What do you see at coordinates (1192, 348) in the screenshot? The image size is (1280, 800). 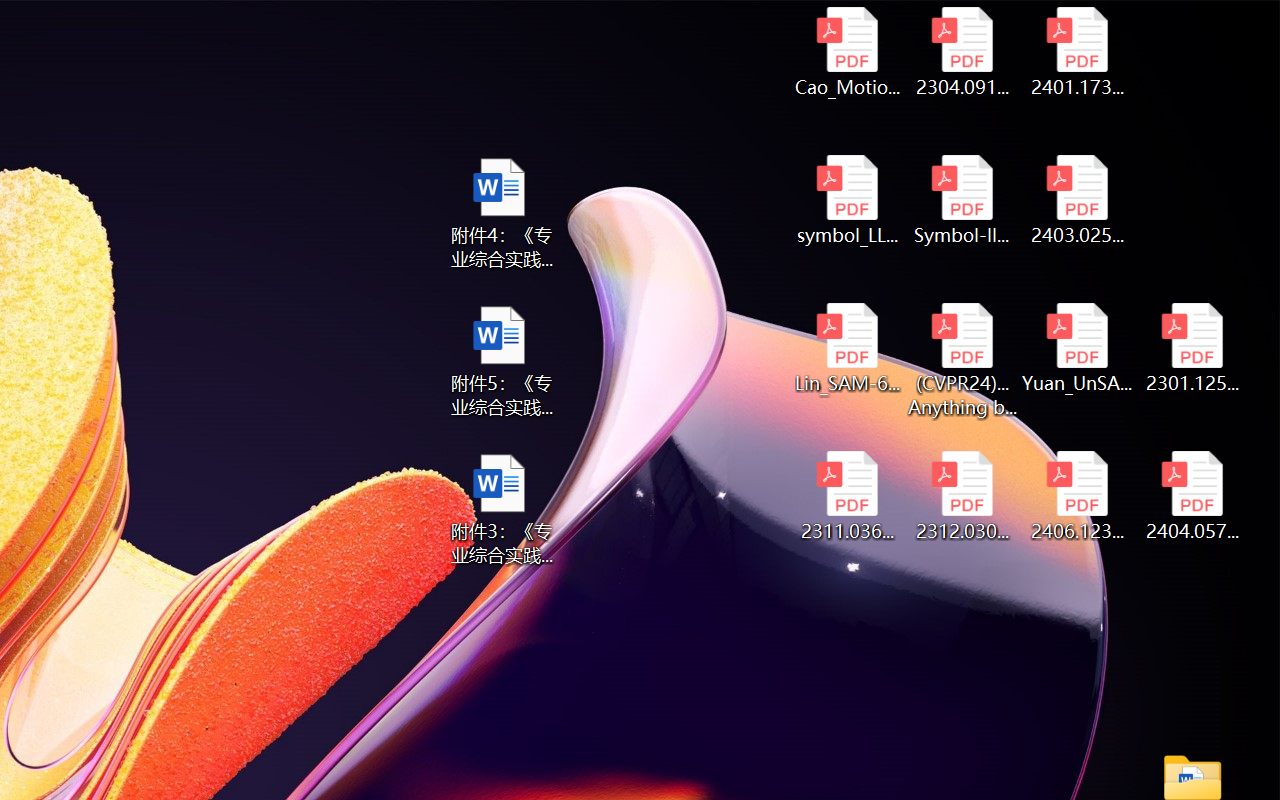 I see `'2301.12597v3.pdf'` at bounding box center [1192, 348].